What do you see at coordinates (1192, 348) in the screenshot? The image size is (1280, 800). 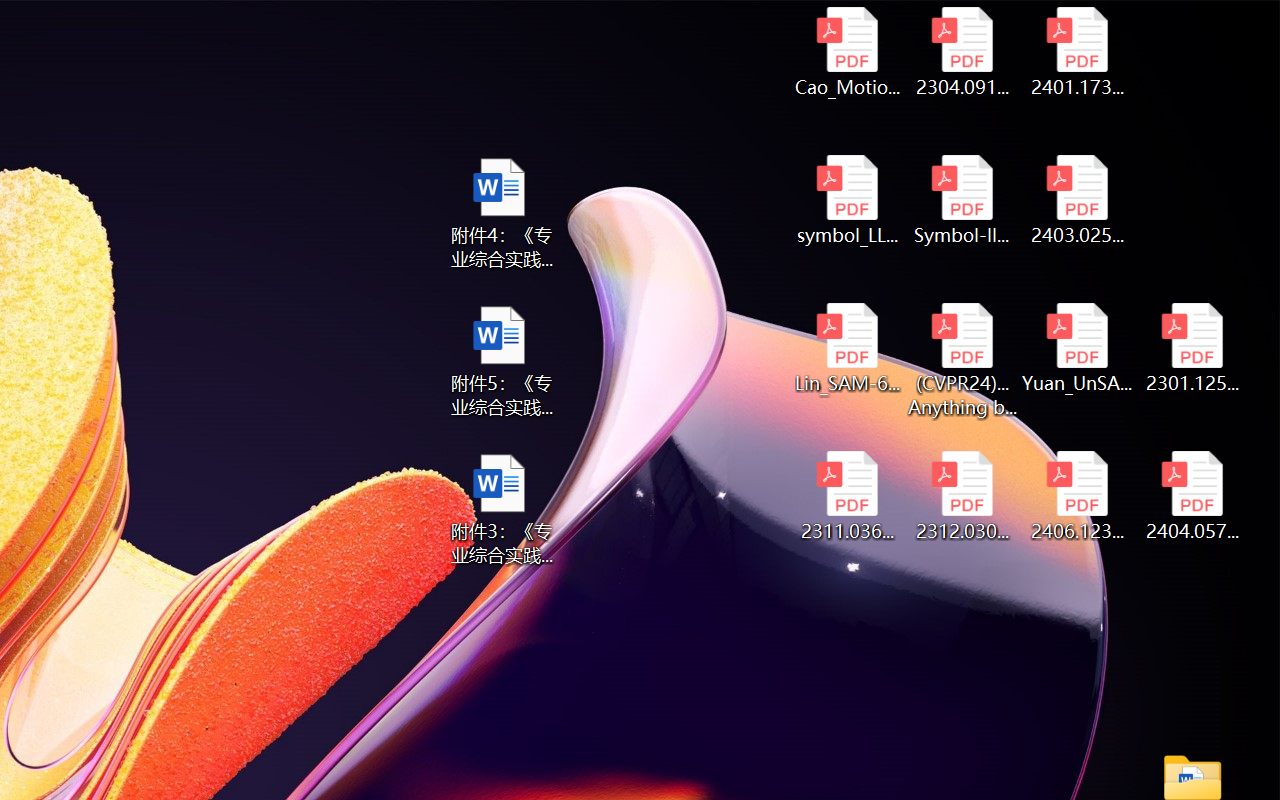 I see `'2301.12597v3.pdf'` at bounding box center [1192, 348].